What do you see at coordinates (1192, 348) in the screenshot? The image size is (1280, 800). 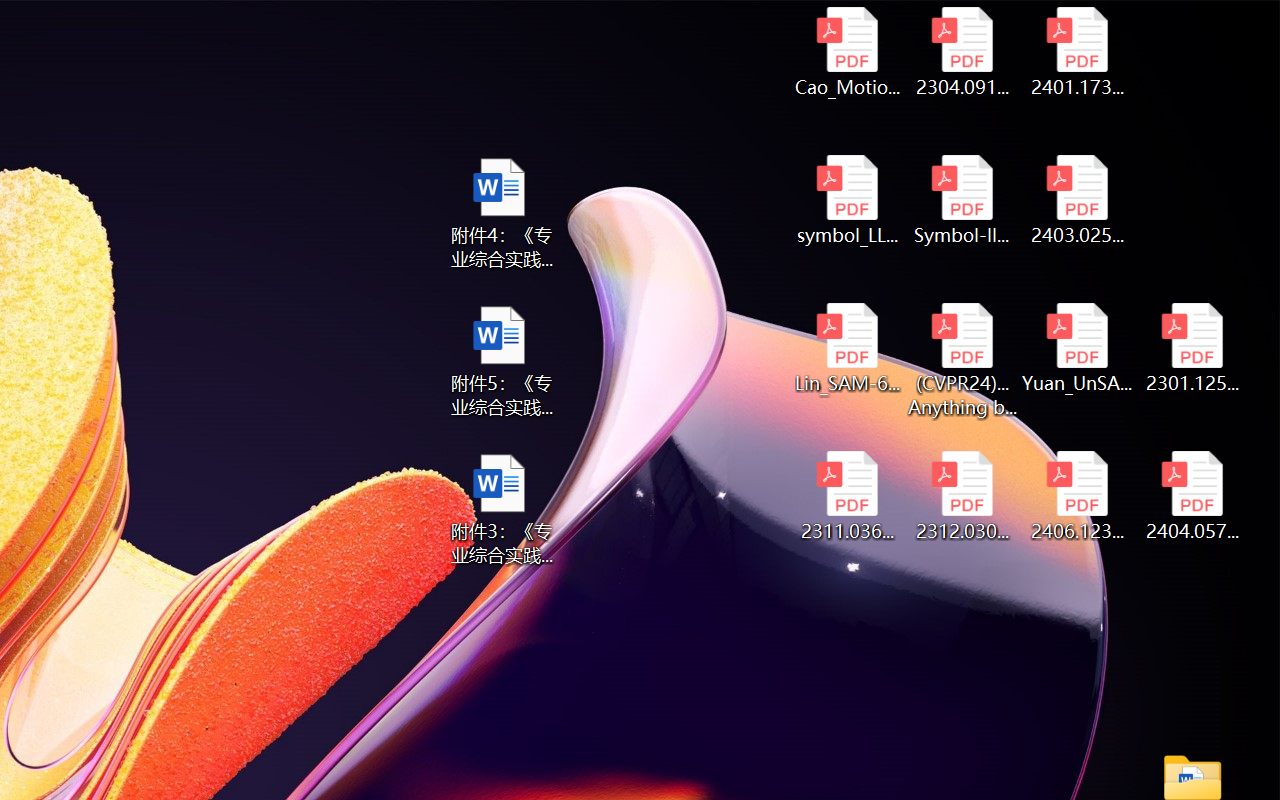 I see `'2301.12597v3.pdf'` at bounding box center [1192, 348].